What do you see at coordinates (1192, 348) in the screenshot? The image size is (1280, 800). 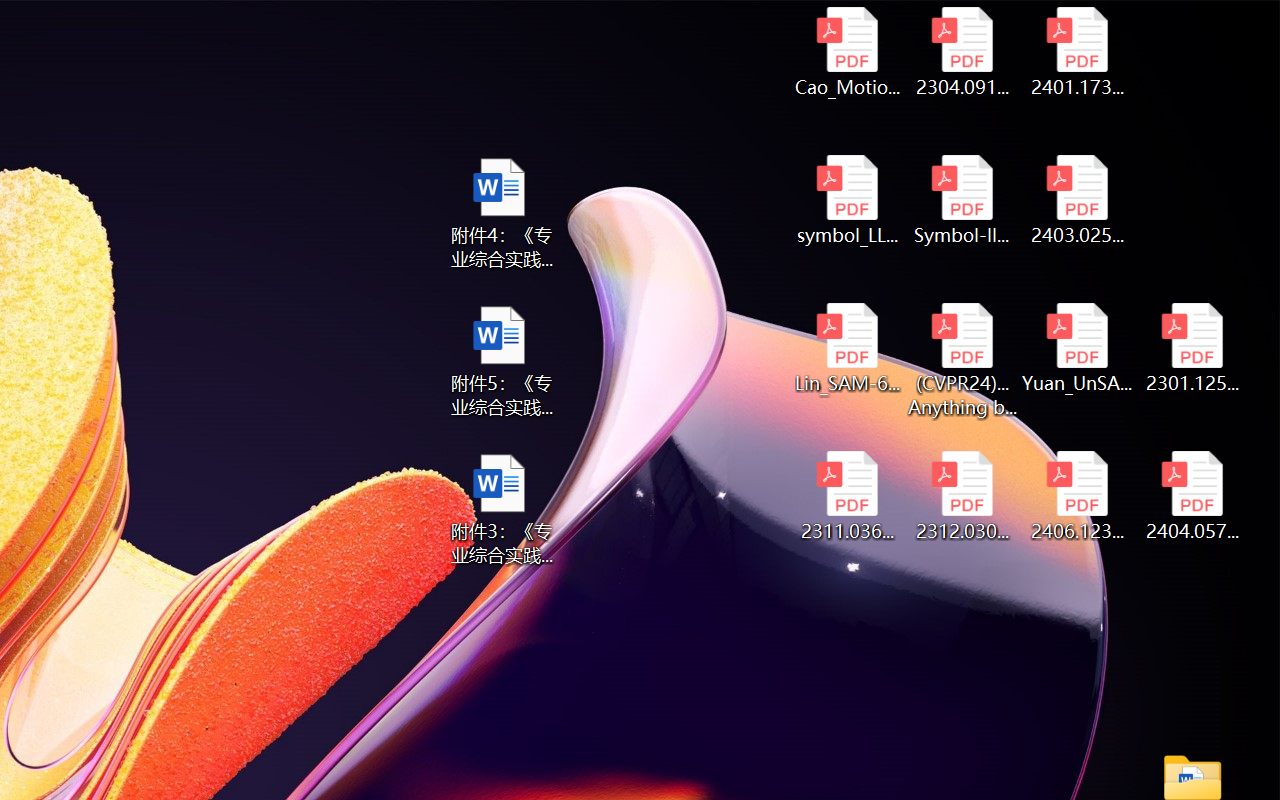 I see `'2301.12597v3.pdf'` at bounding box center [1192, 348].